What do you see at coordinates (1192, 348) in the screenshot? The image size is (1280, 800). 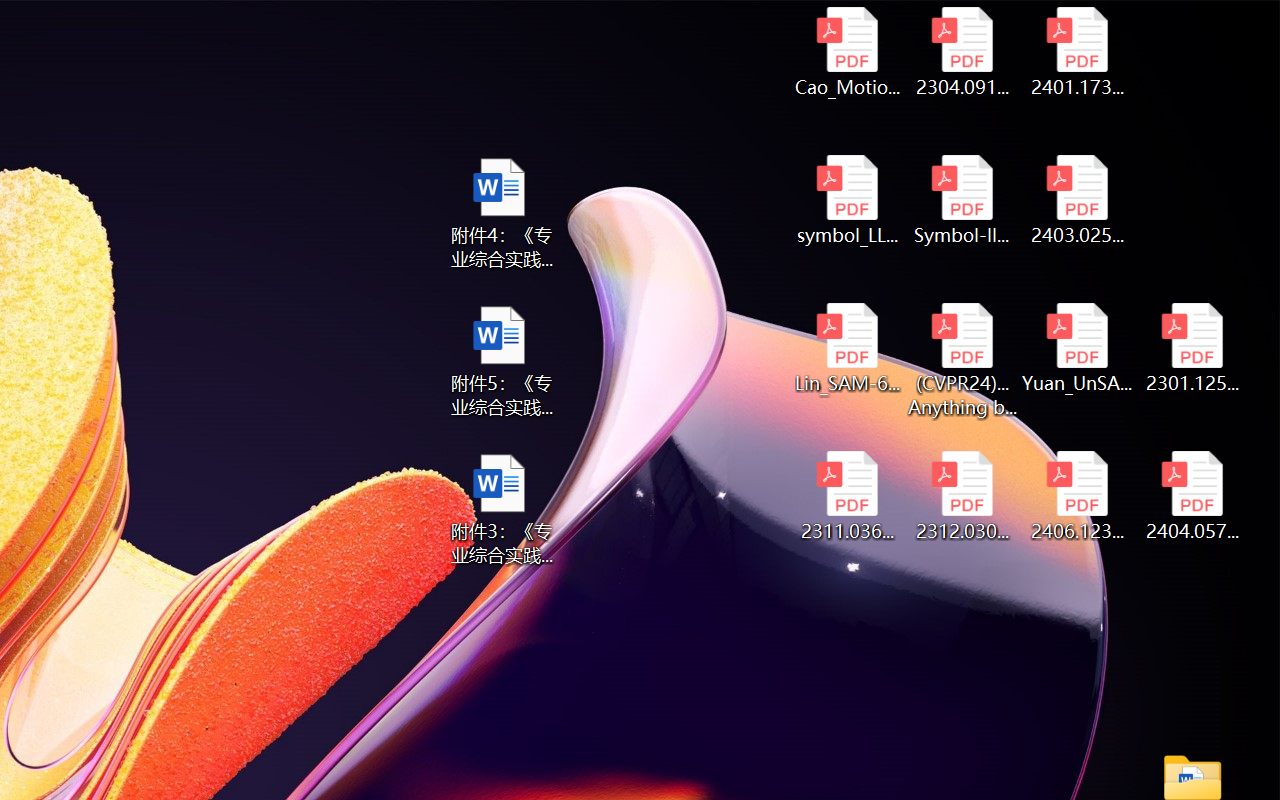 I see `'2301.12597v3.pdf'` at bounding box center [1192, 348].